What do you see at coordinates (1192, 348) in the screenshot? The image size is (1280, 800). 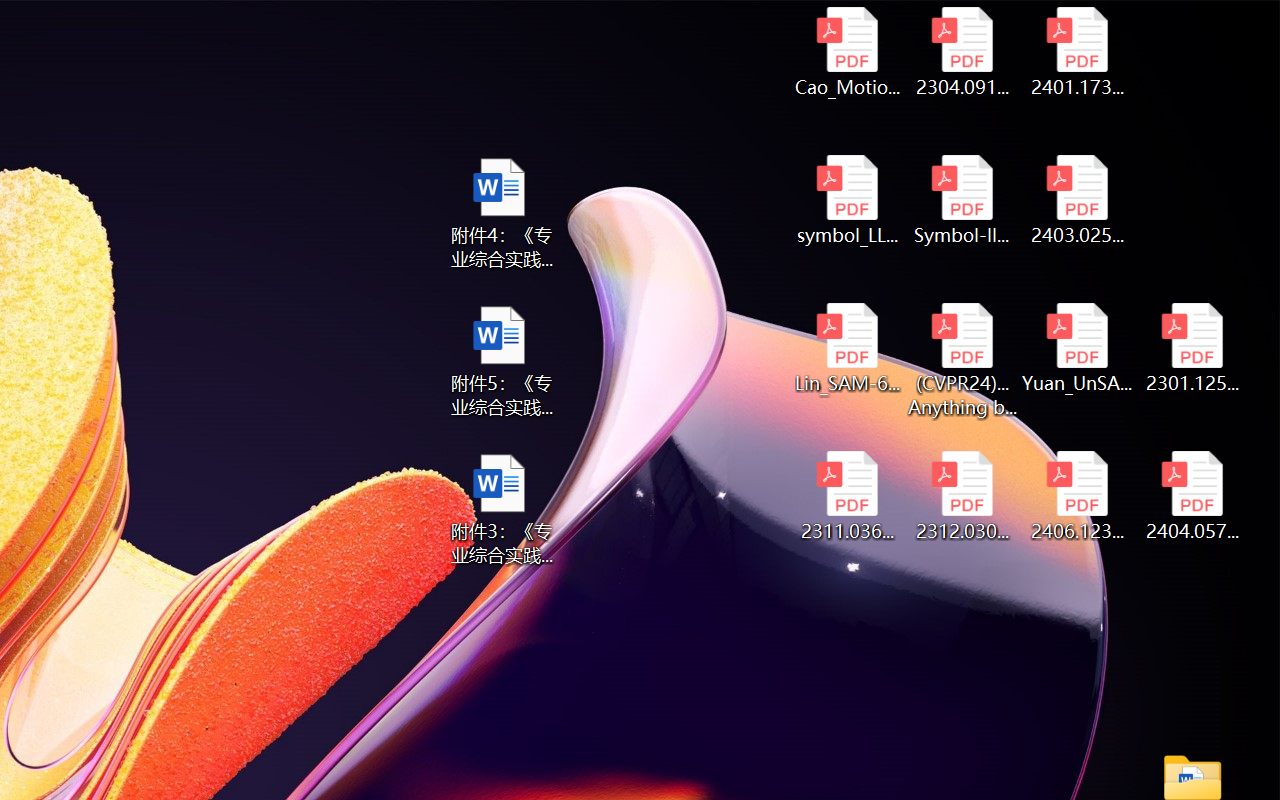 I see `'2301.12597v3.pdf'` at bounding box center [1192, 348].